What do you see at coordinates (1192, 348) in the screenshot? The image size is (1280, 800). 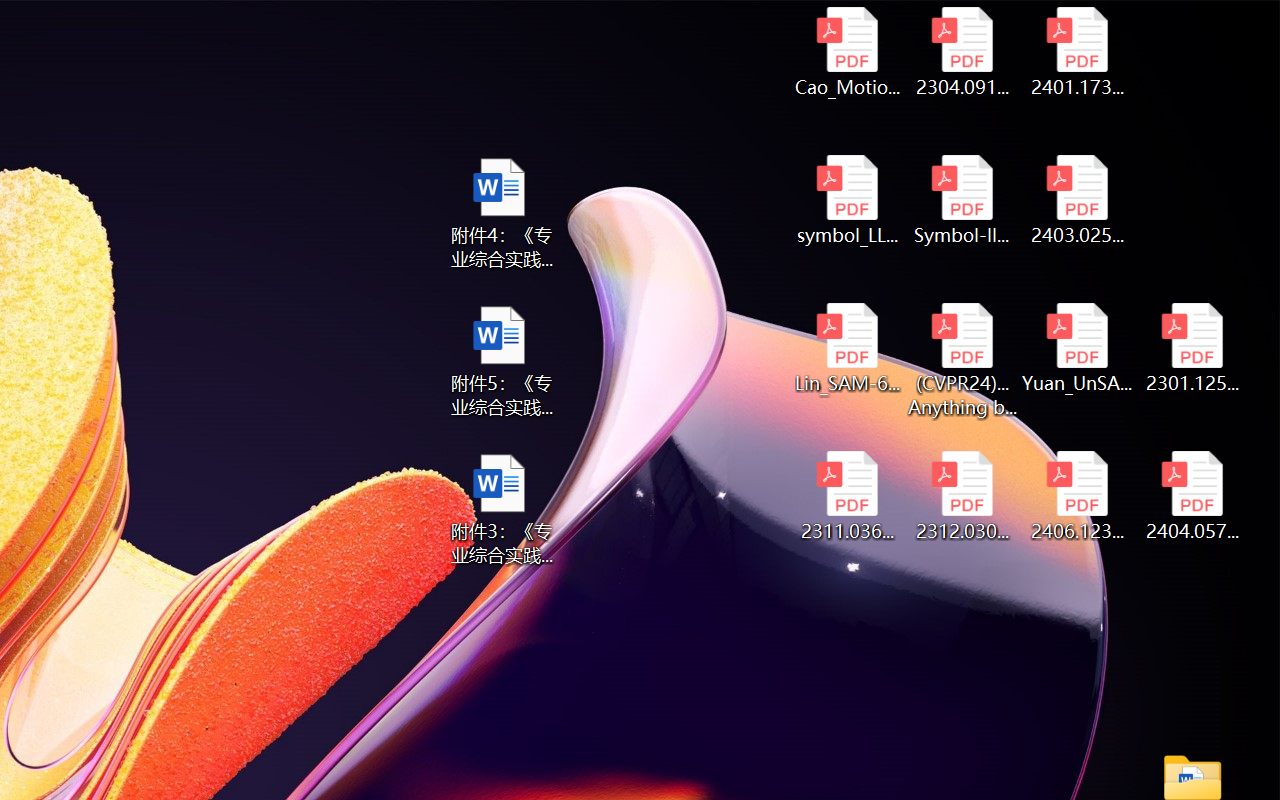 I see `'2301.12597v3.pdf'` at bounding box center [1192, 348].